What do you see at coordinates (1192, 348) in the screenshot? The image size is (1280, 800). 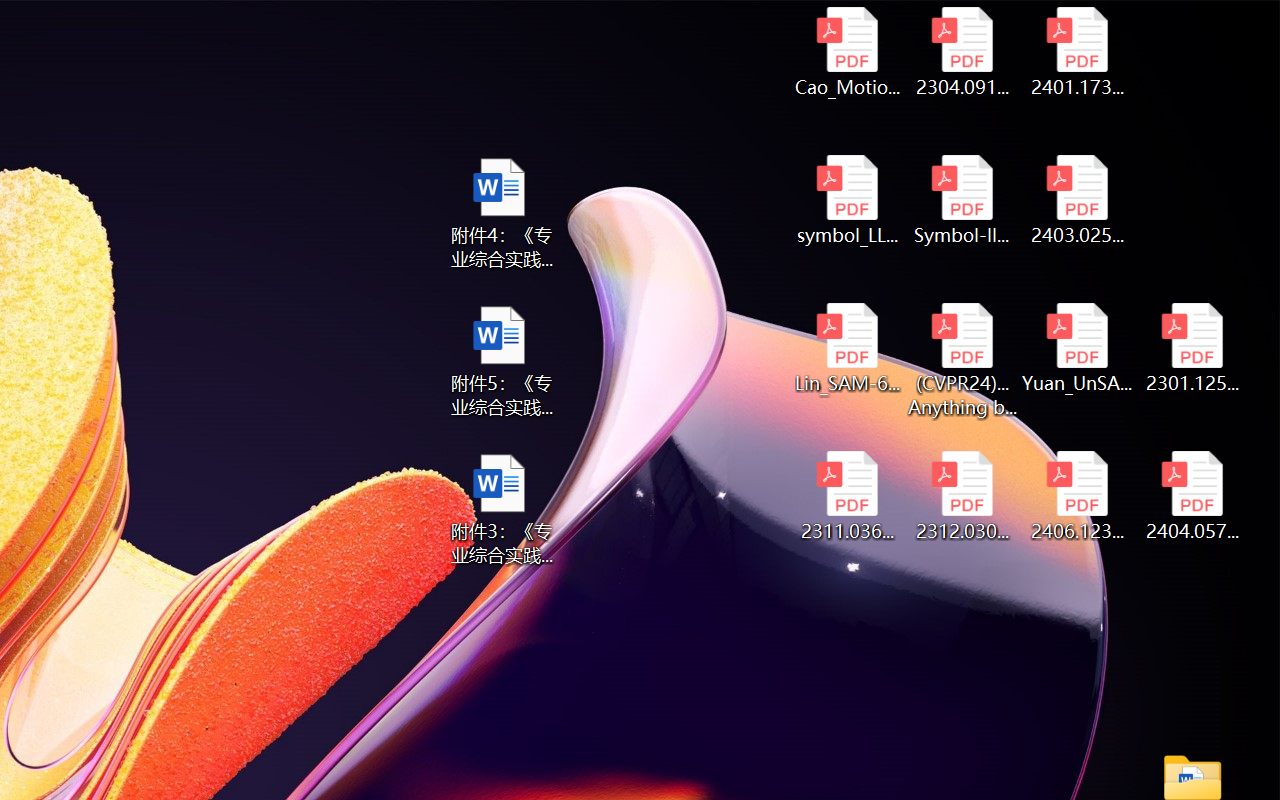 I see `'2301.12597v3.pdf'` at bounding box center [1192, 348].